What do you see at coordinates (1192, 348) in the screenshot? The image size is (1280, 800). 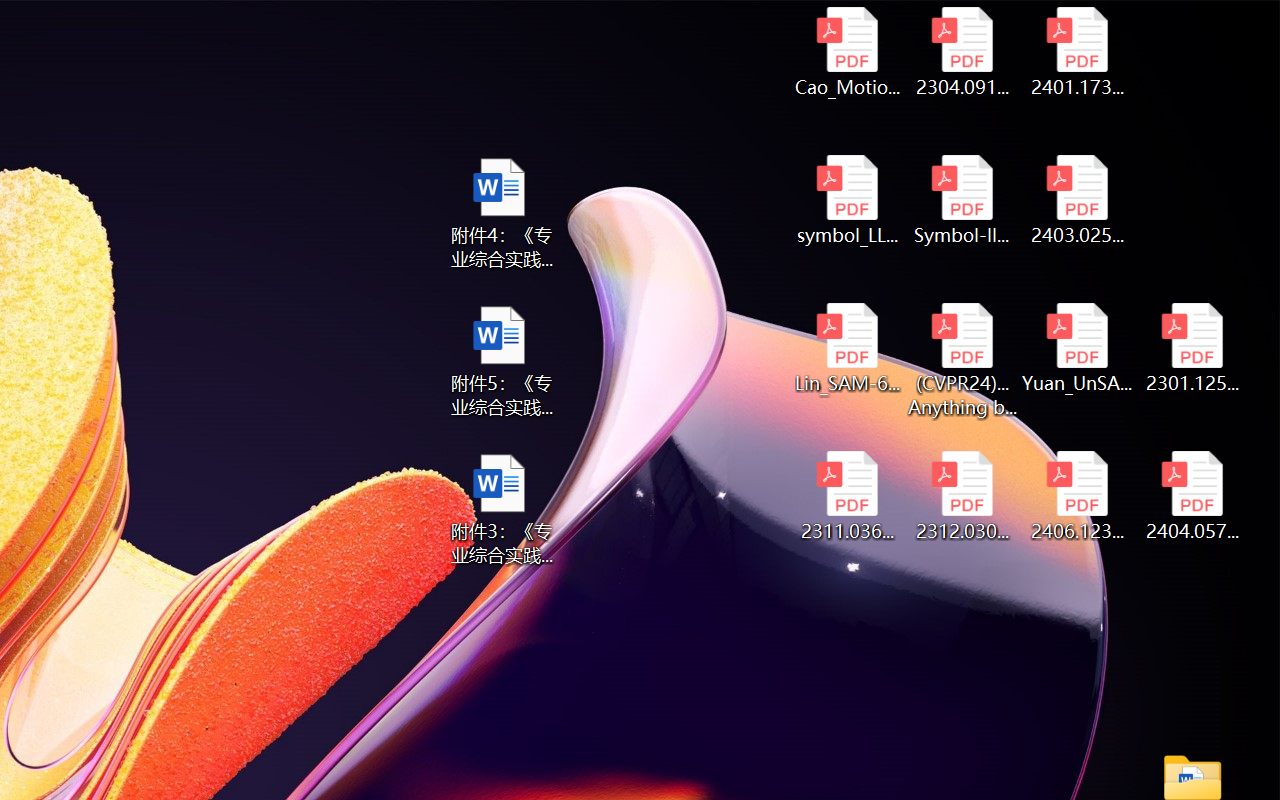 I see `'2301.12597v3.pdf'` at bounding box center [1192, 348].